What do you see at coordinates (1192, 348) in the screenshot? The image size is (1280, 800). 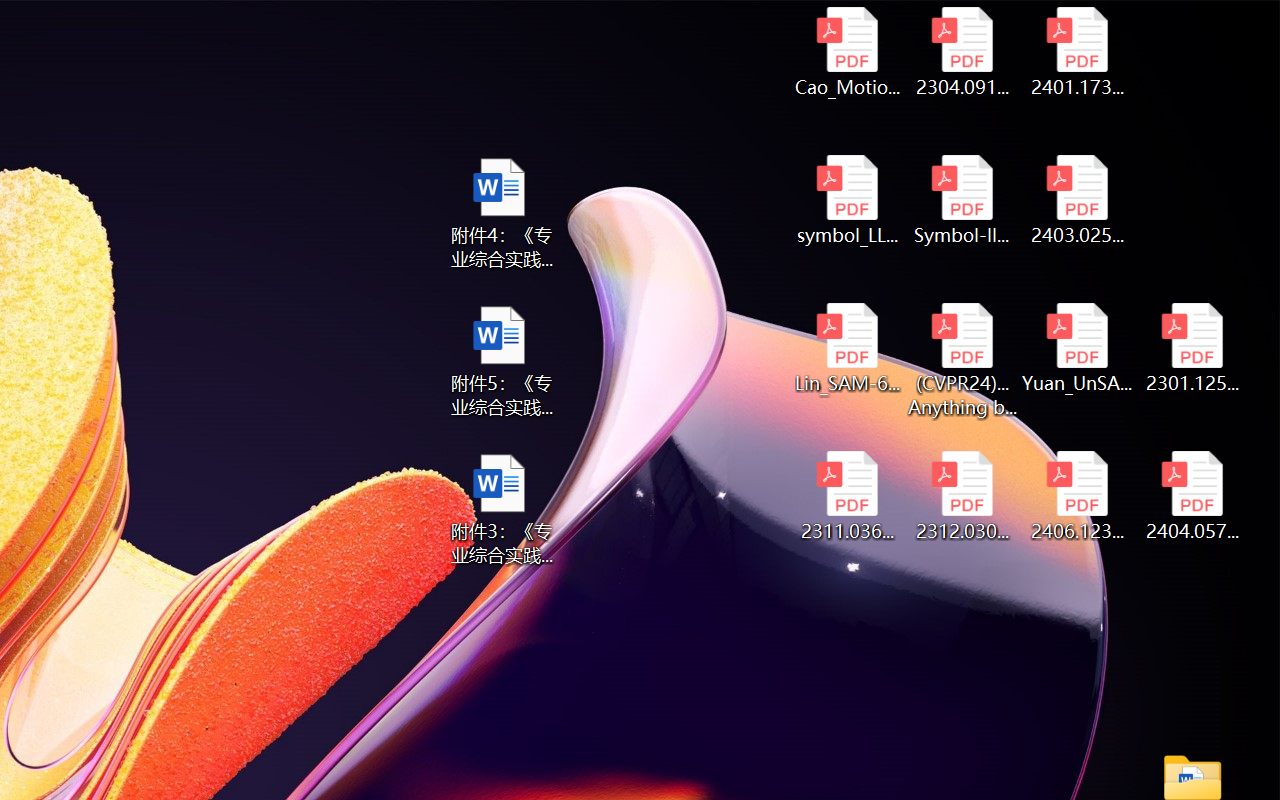 I see `'2301.12597v3.pdf'` at bounding box center [1192, 348].